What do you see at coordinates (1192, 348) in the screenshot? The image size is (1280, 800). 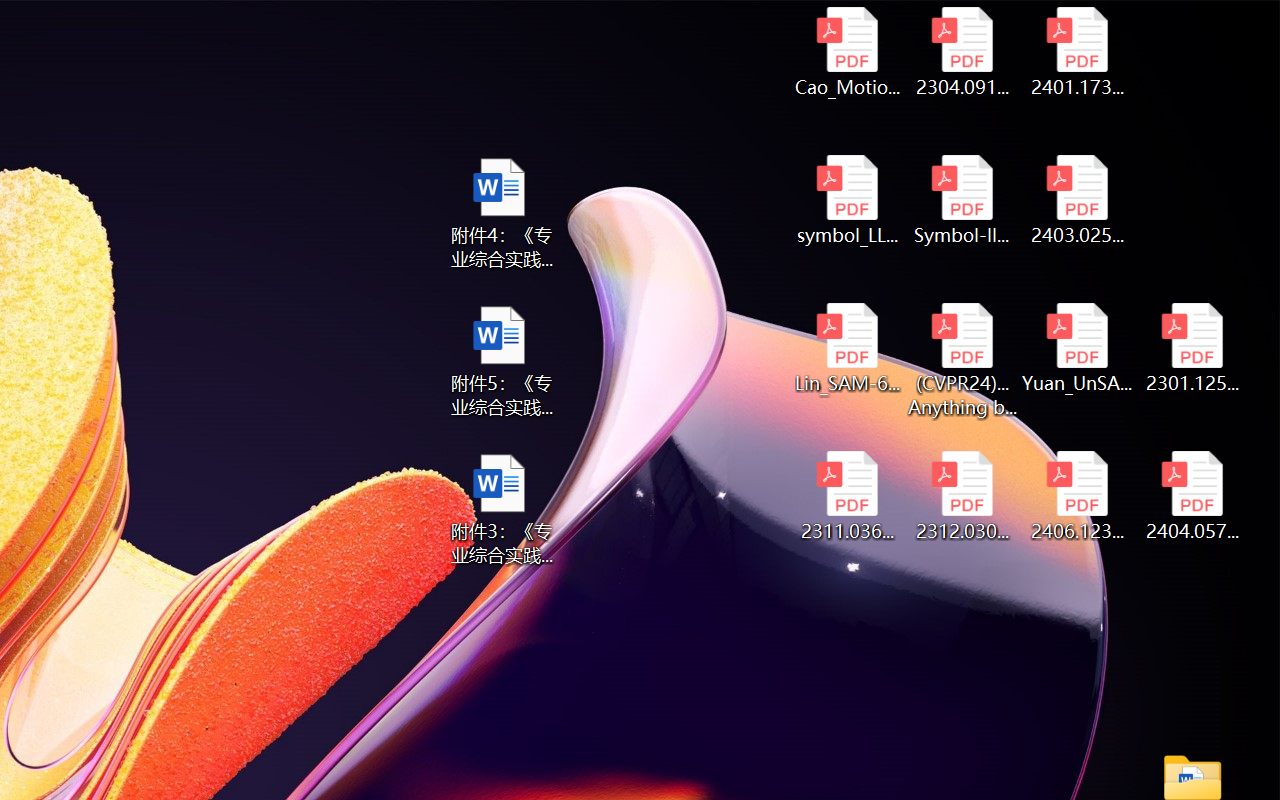 I see `'2301.12597v3.pdf'` at bounding box center [1192, 348].